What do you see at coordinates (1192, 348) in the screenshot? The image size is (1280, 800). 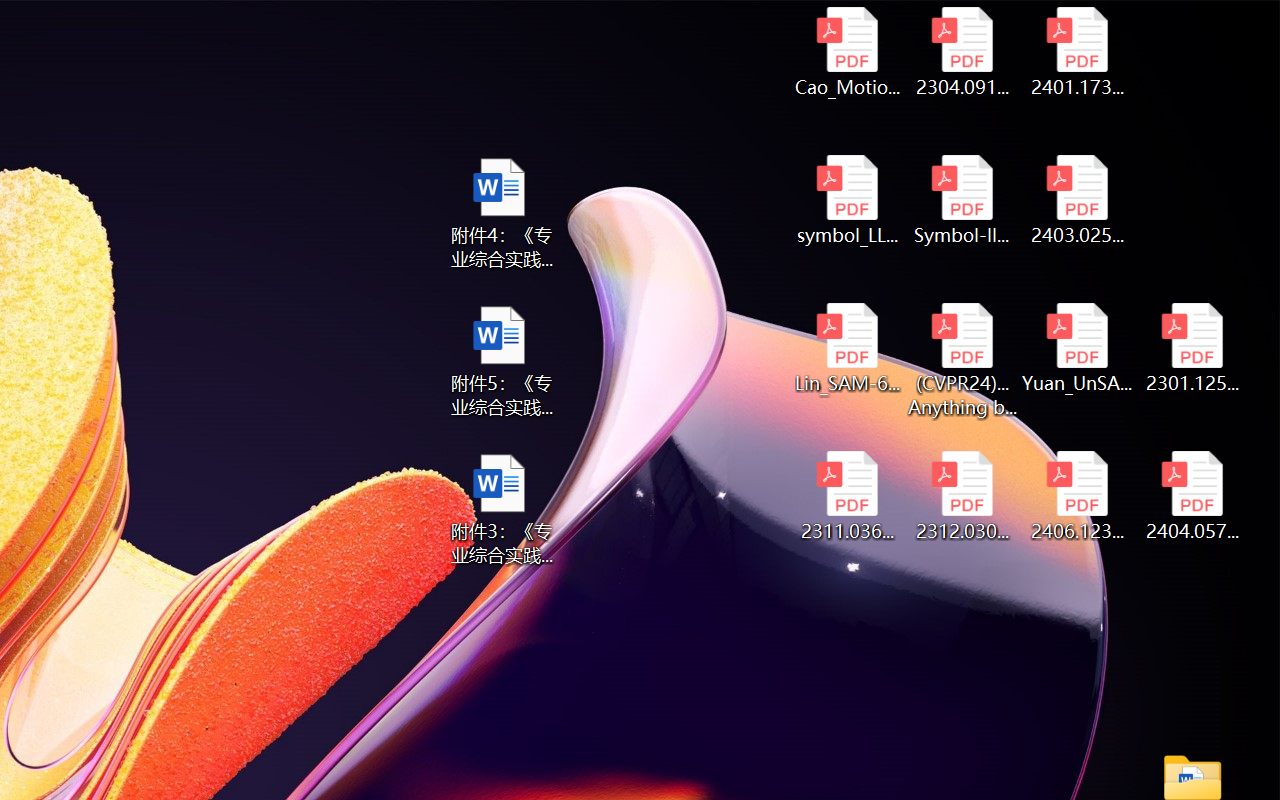 I see `'2301.12597v3.pdf'` at bounding box center [1192, 348].